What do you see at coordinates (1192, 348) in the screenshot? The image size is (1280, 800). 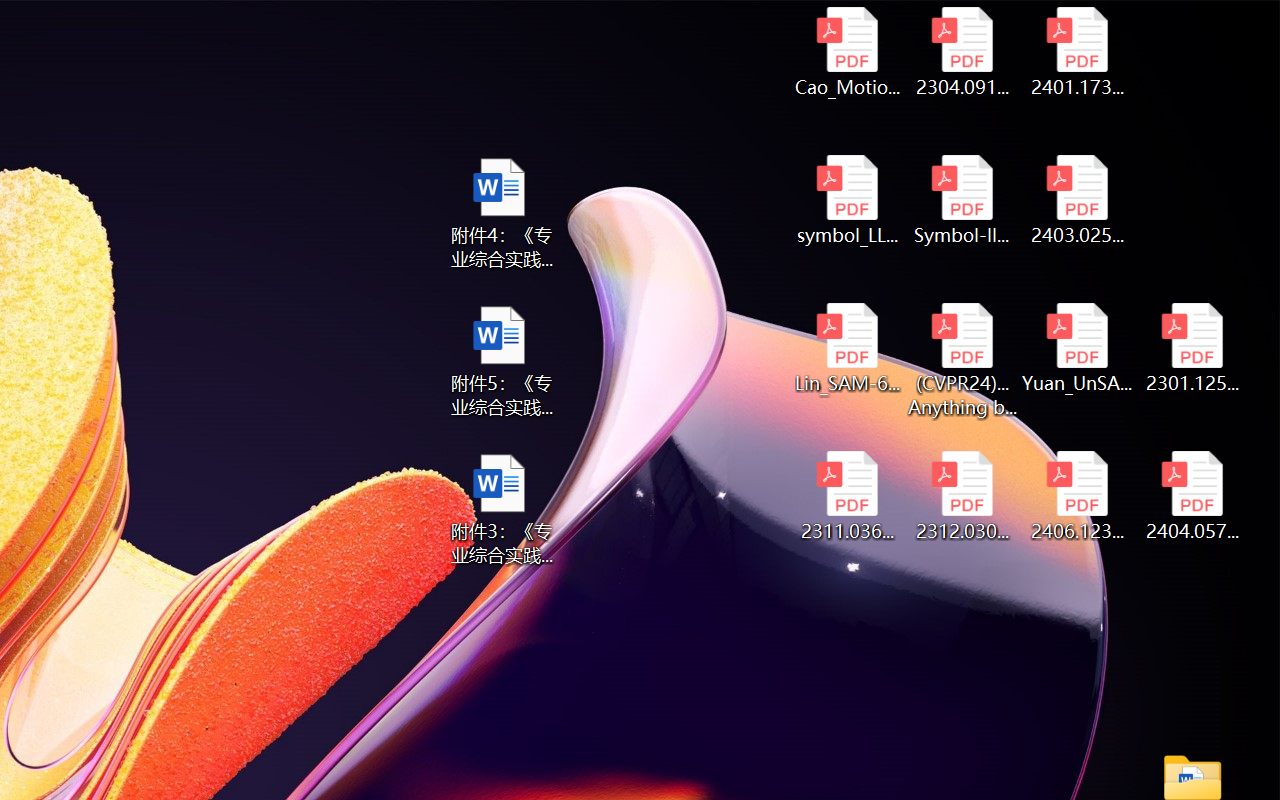 I see `'2301.12597v3.pdf'` at bounding box center [1192, 348].